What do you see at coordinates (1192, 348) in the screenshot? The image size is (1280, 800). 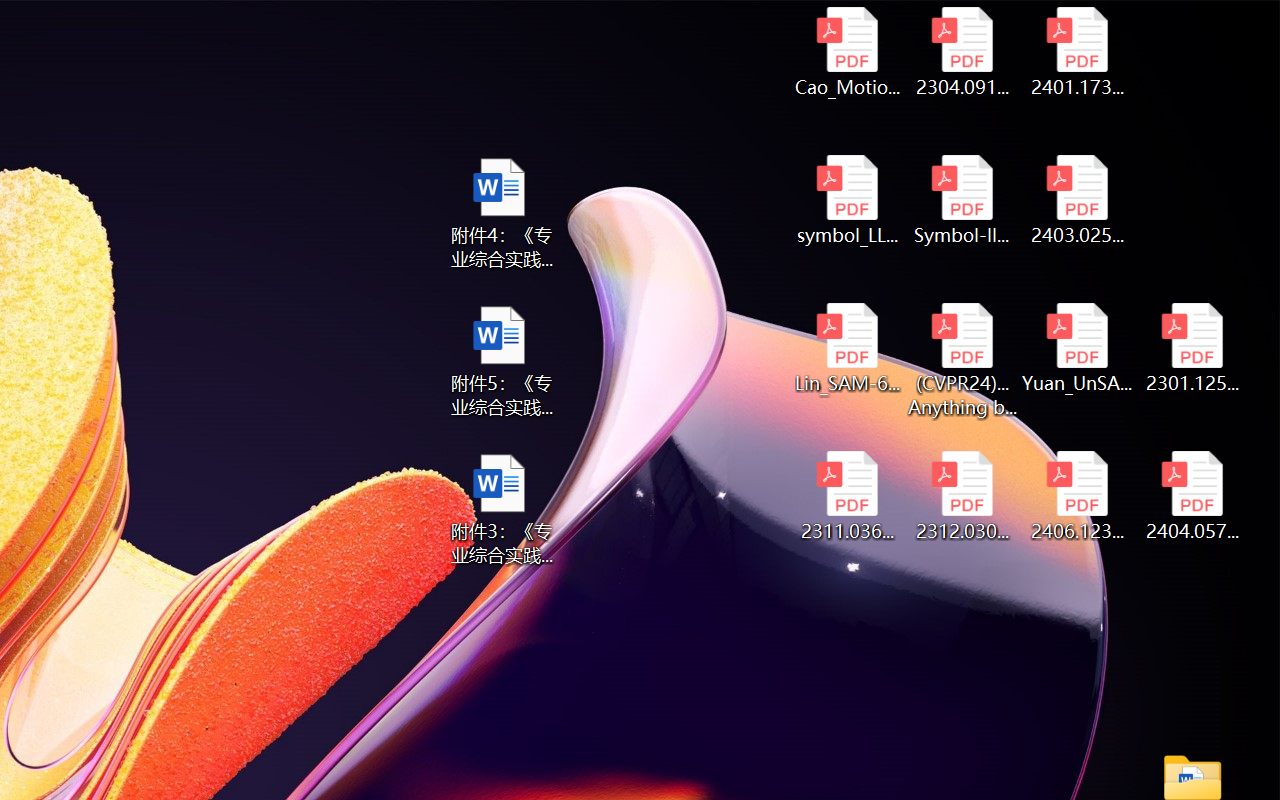 I see `'2301.12597v3.pdf'` at bounding box center [1192, 348].